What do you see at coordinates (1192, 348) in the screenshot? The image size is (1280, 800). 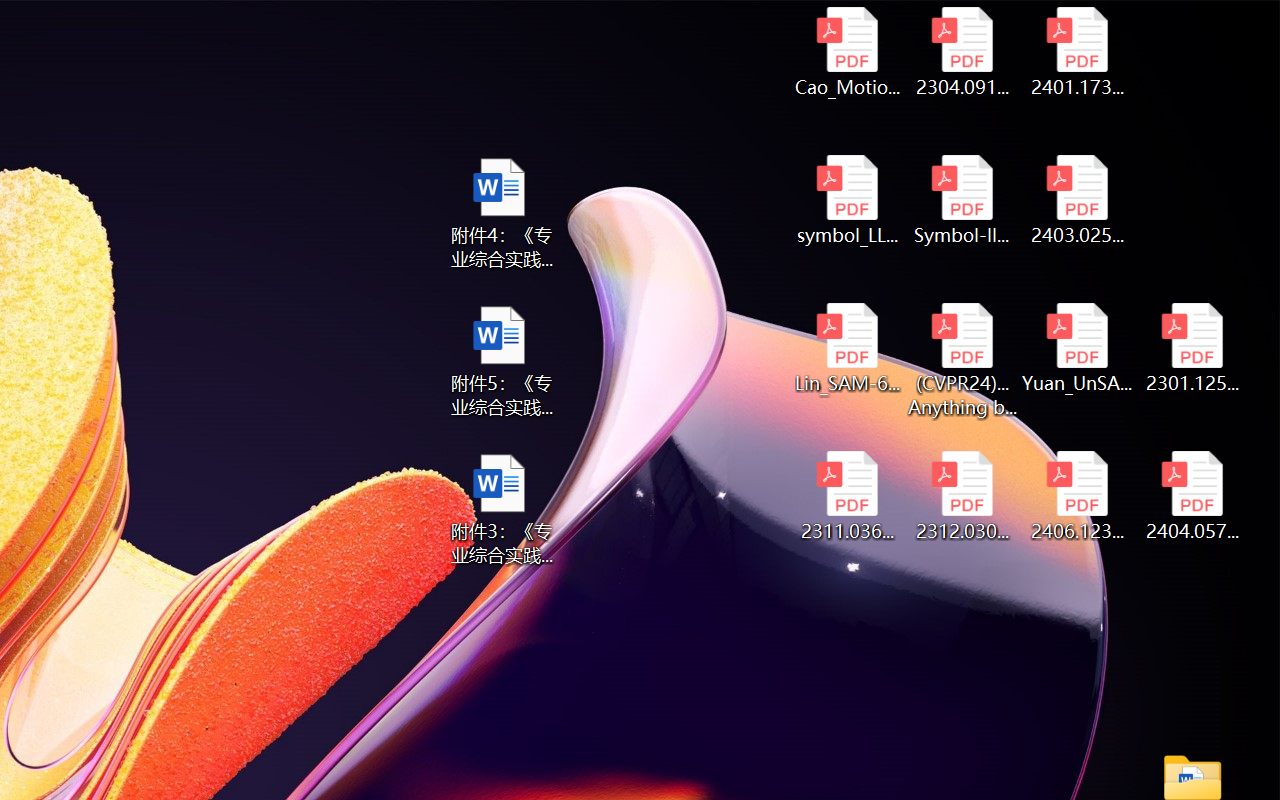 I see `'2301.12597v3.pdf'` at bounding box center [1192, 348].